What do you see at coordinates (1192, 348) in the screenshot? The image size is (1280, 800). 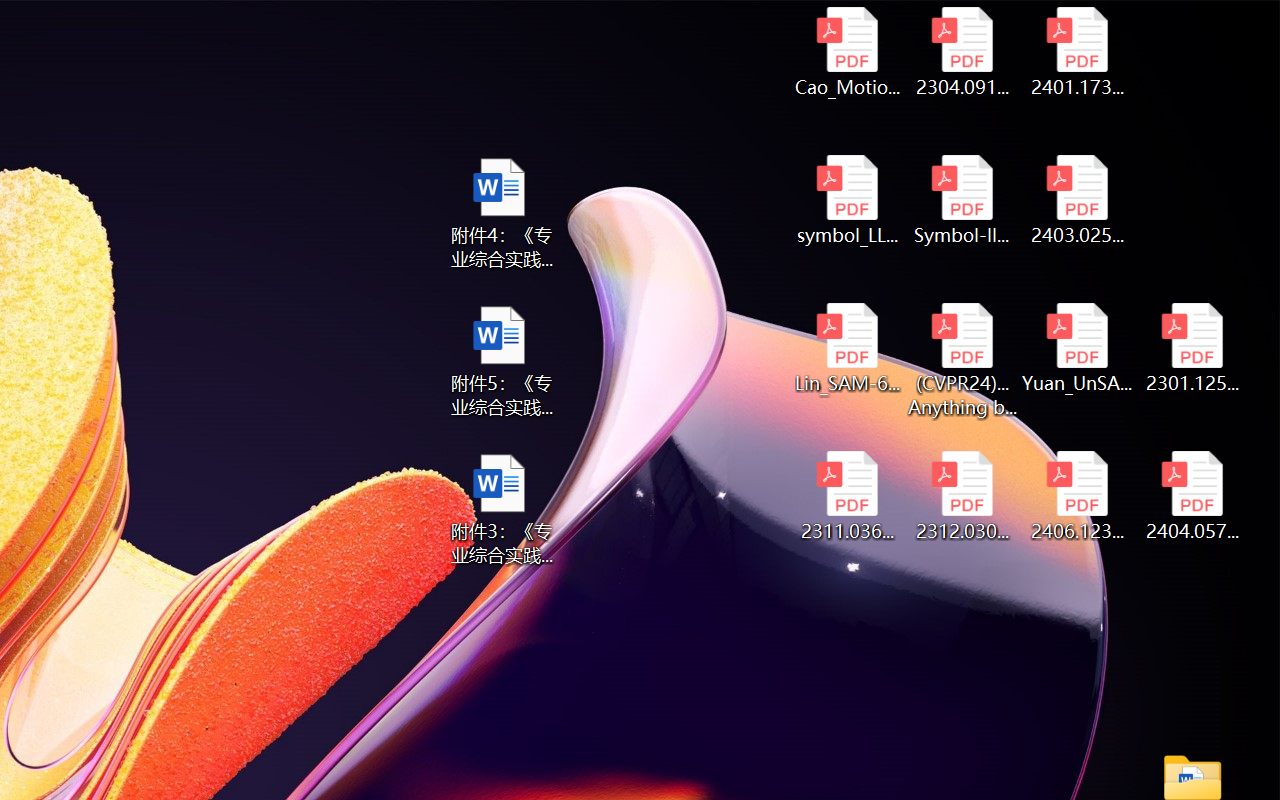 I see `'2301.12597v3.pdf'` at bounding box center [1192, 348].